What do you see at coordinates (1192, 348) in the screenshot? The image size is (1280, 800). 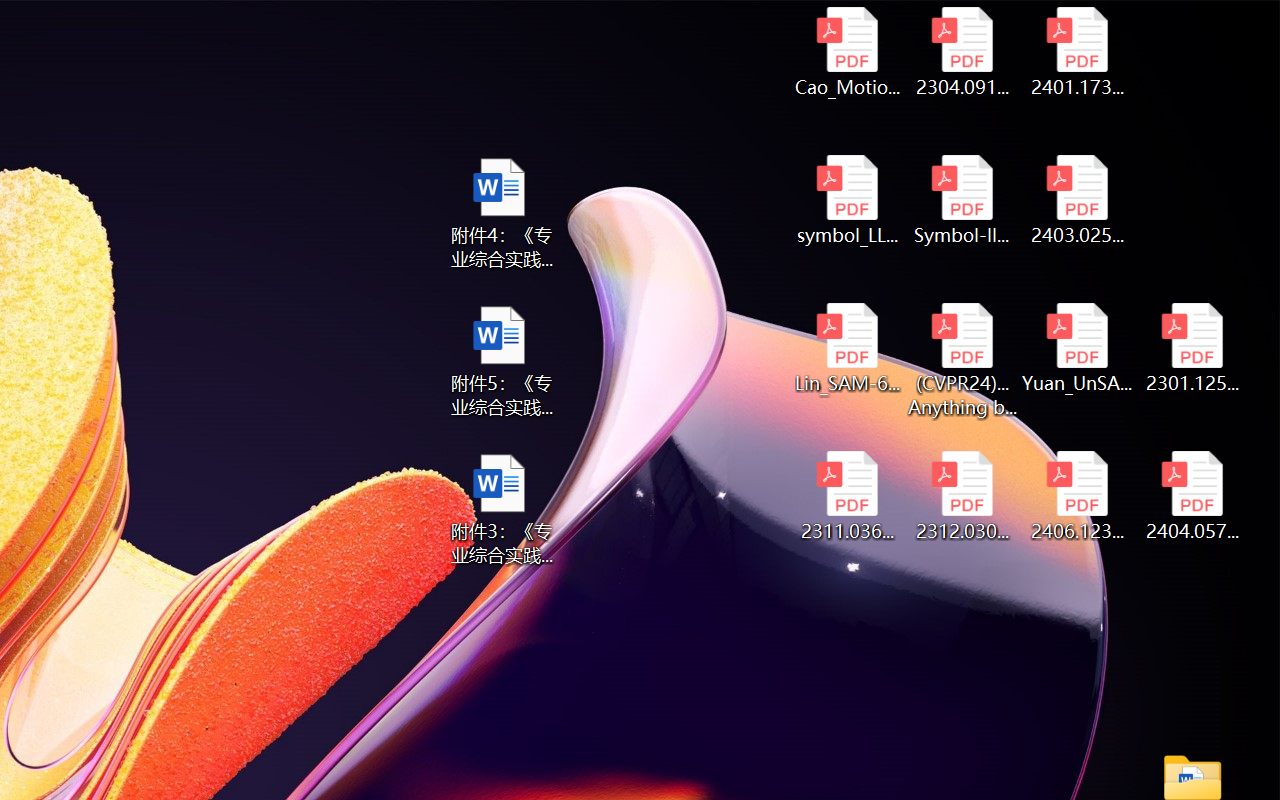 I see `'2301.12597v3.pdf'` at bounding box center [1192, 348].